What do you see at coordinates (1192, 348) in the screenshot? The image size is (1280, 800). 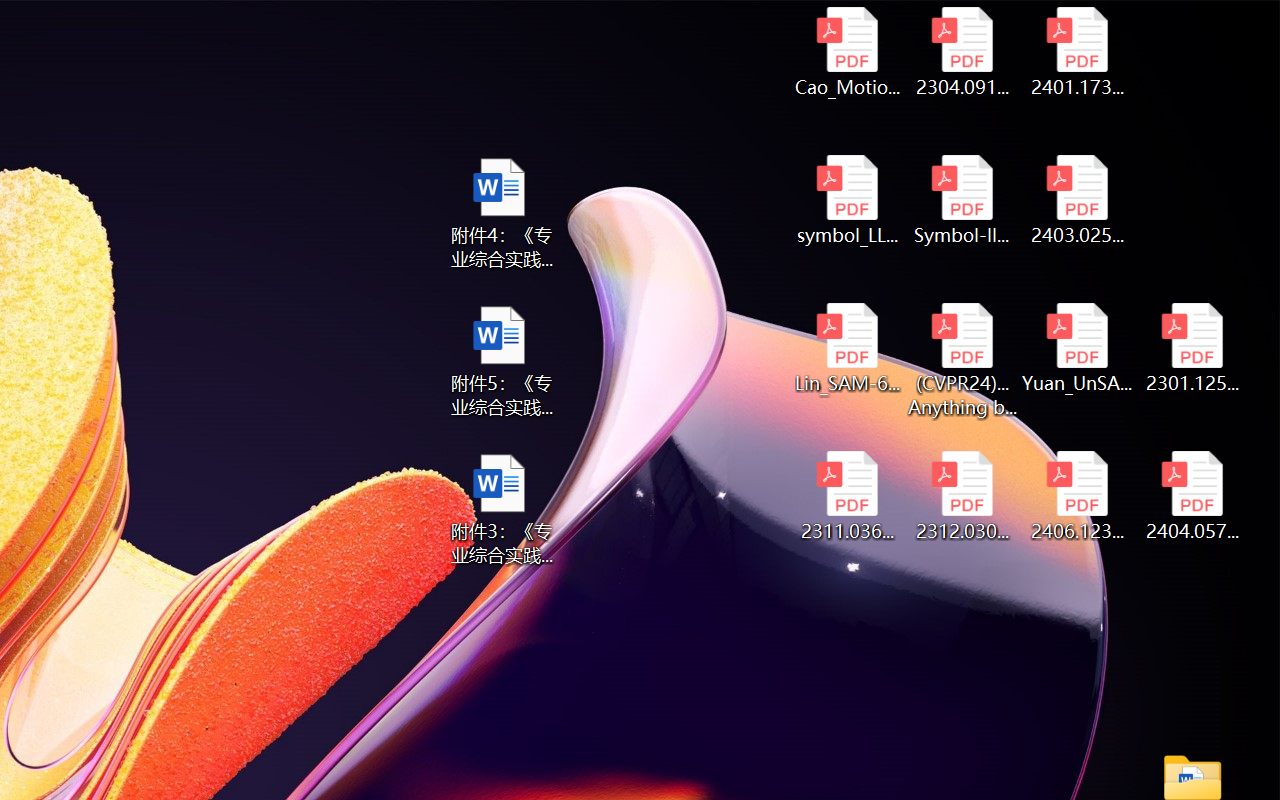 I see `'2301.12597v3.pdf'` at bounding box center [1192, 348].